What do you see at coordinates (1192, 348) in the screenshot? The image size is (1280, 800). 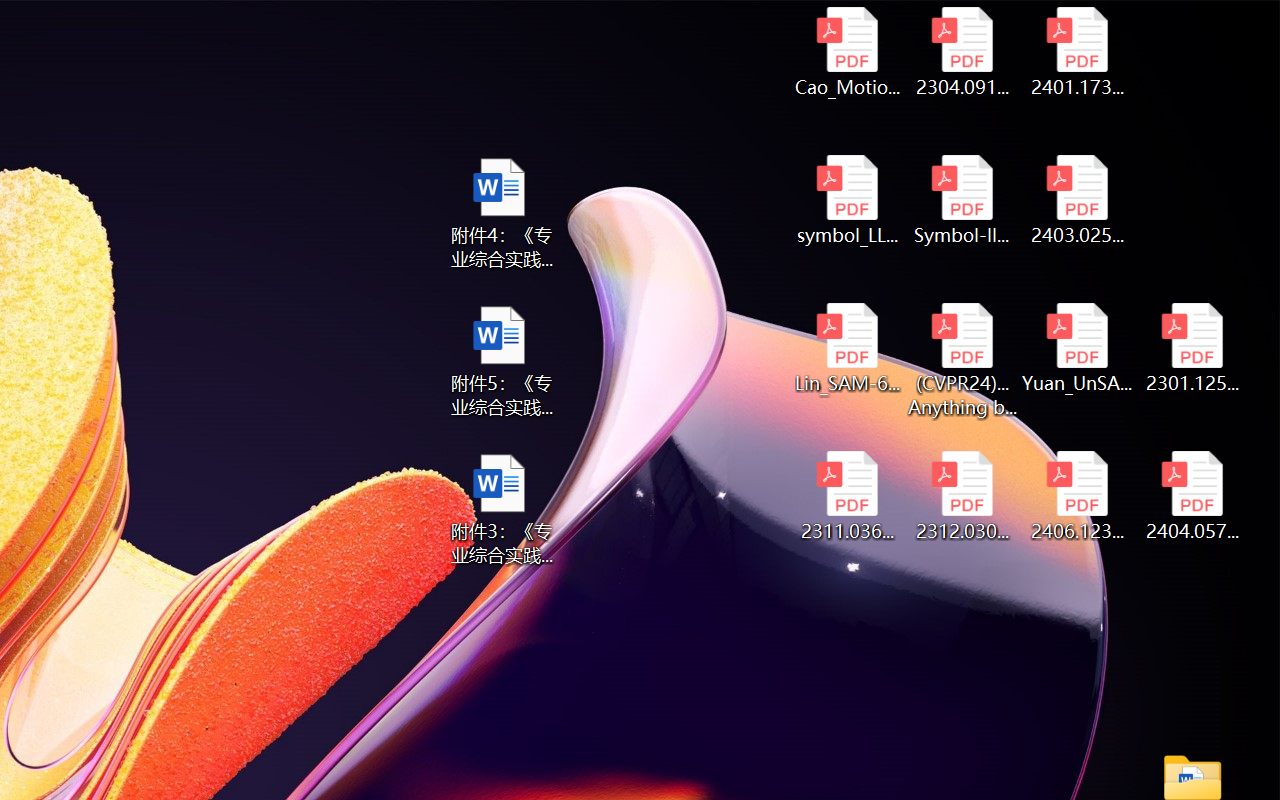 I see `'2301.12597v3.pdf'` at bounding box center [1192, 348].